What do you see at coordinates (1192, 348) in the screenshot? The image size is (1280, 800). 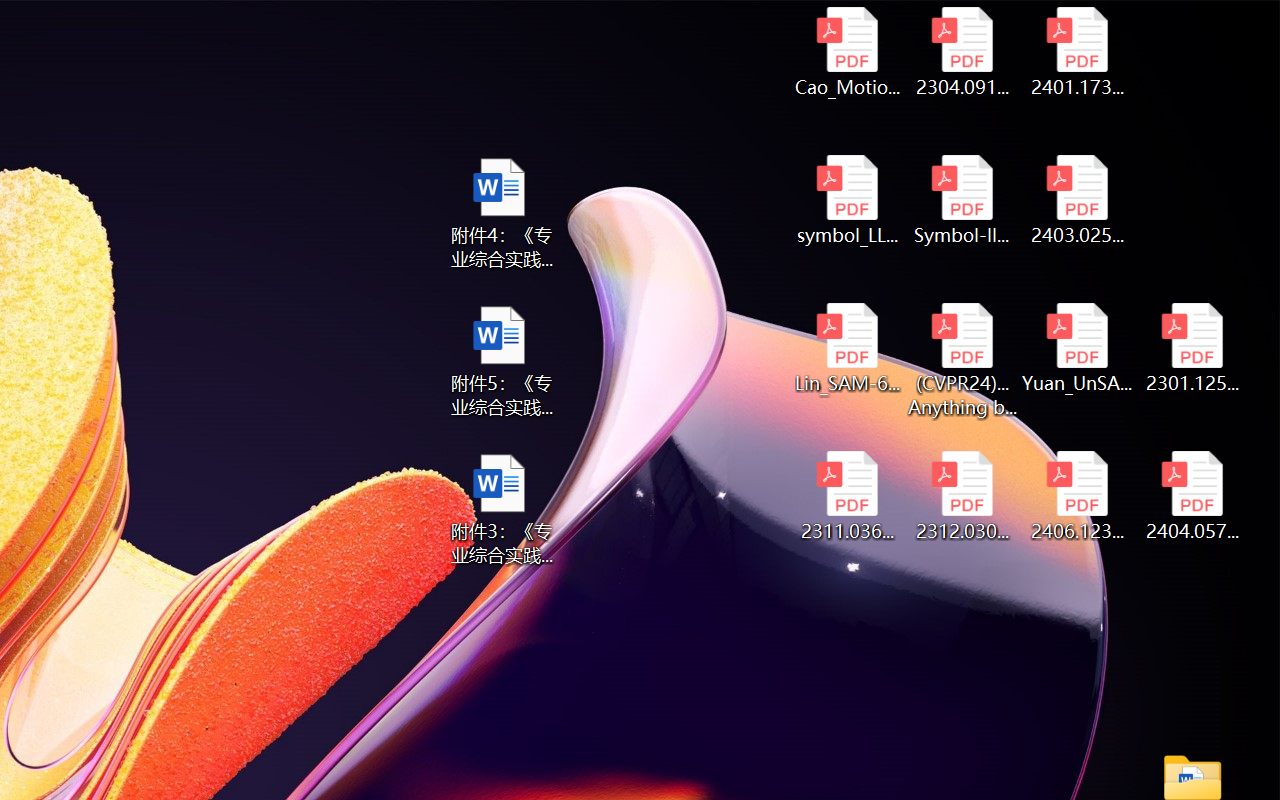 I see `'2301.12597v3.pdf'` at bounding box center [1192, 348].